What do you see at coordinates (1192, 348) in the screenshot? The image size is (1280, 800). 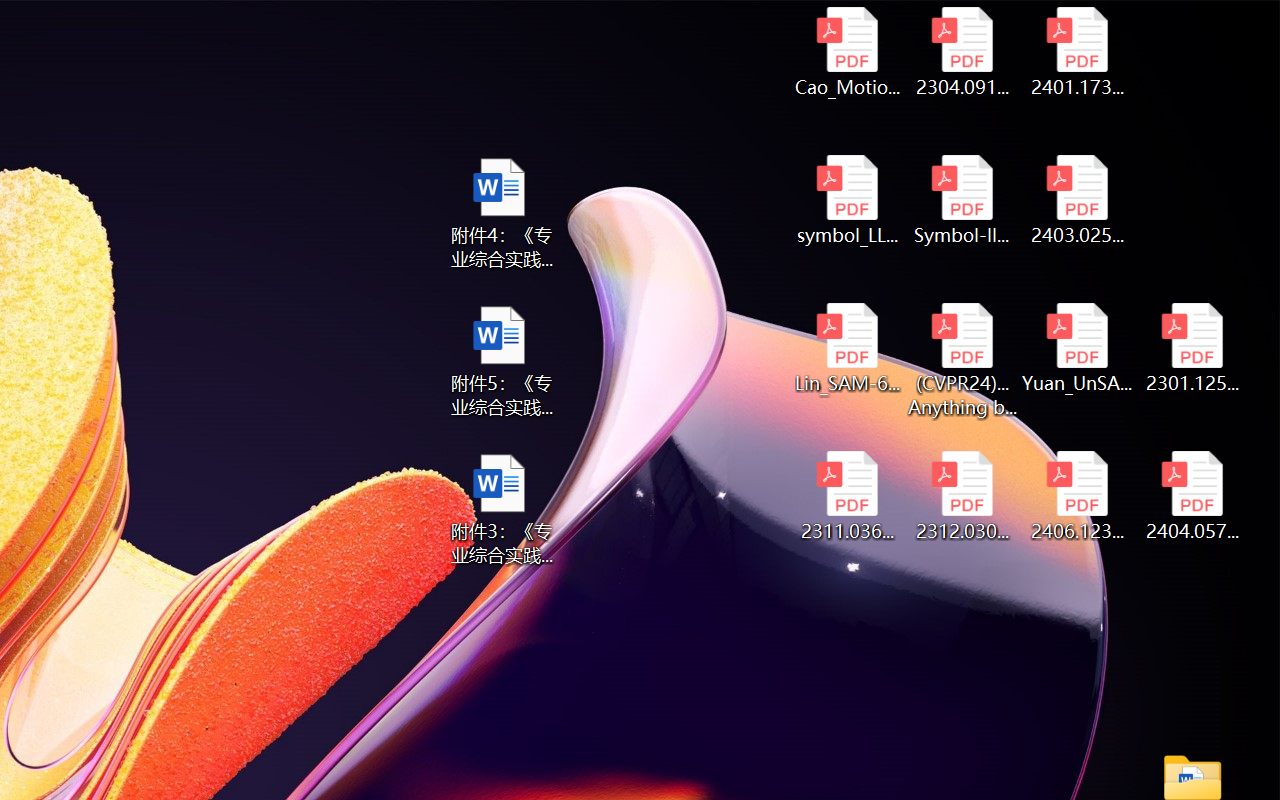 I see `'2301.12597v3.pdf'` at bounding box center [1192, 348].